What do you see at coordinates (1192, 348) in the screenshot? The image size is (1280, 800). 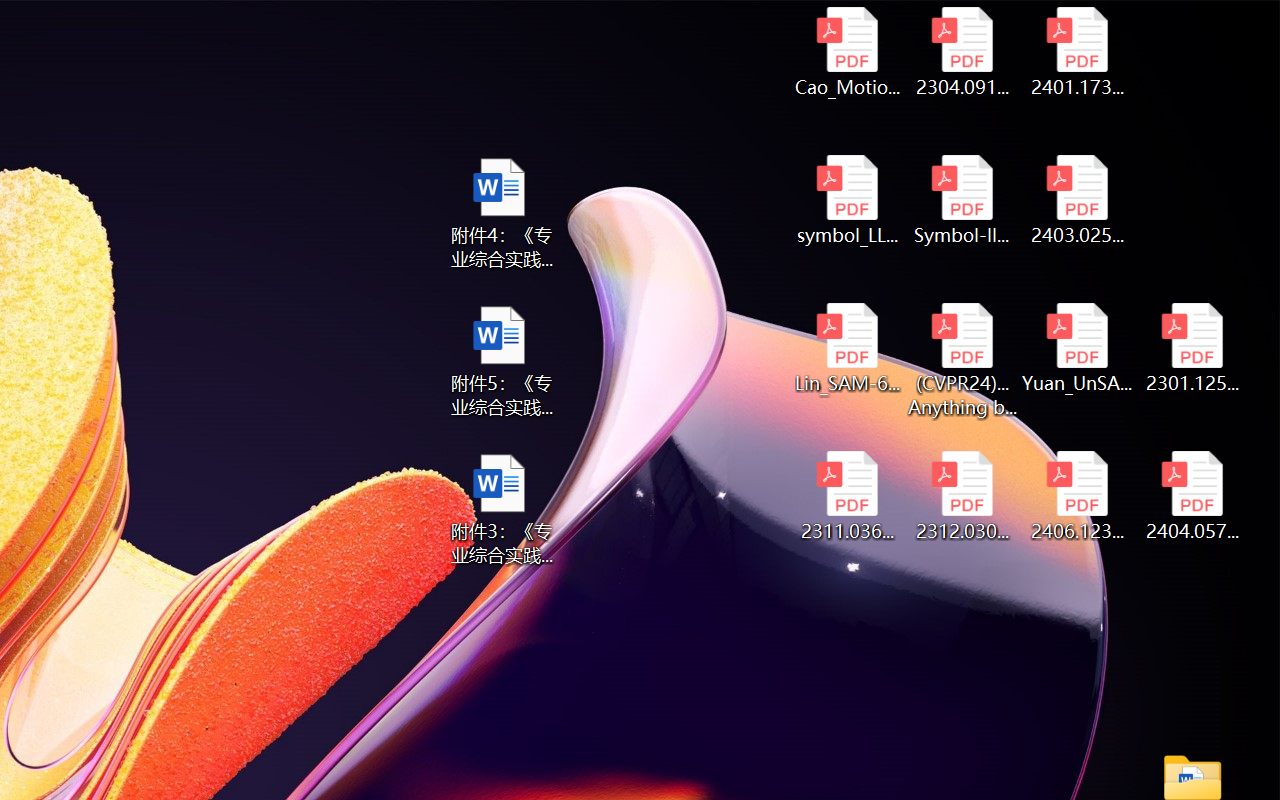 I see `'2301.12597v3.pdf'` at bounding box center [1192, 348].